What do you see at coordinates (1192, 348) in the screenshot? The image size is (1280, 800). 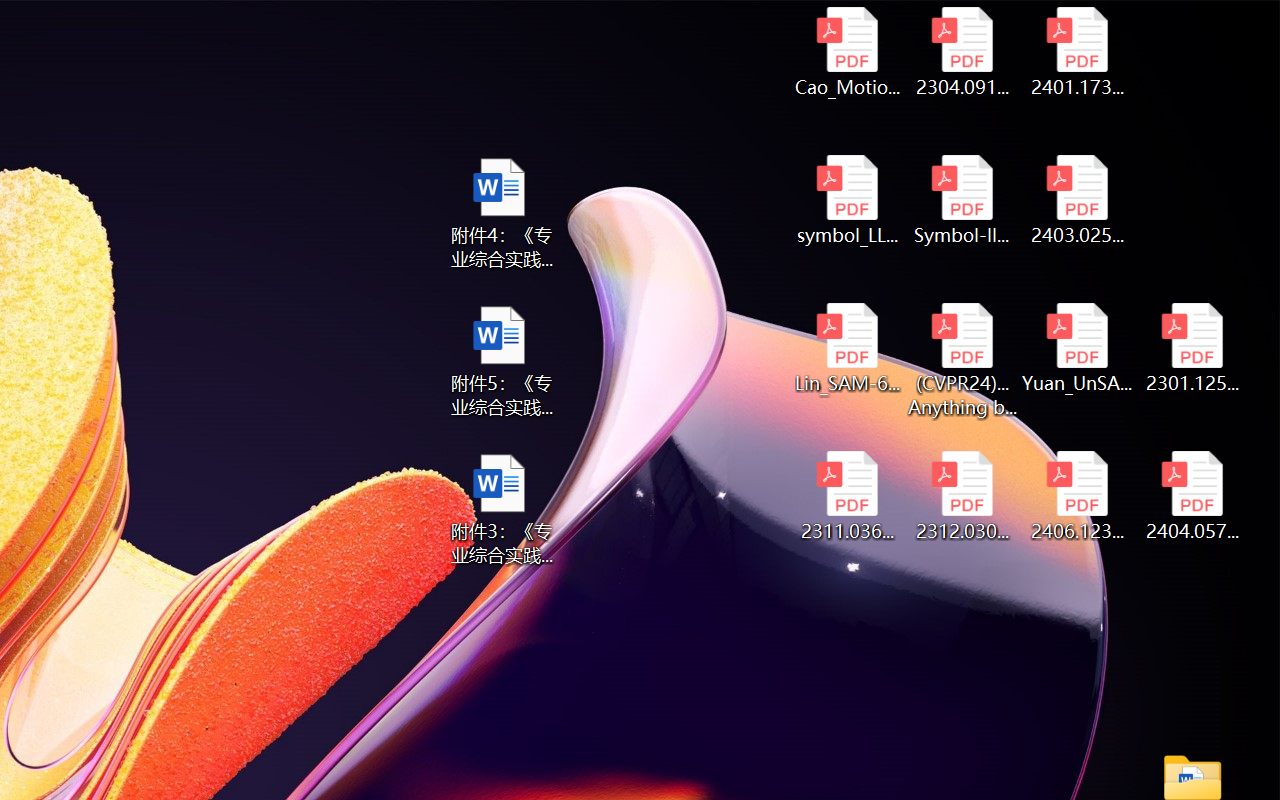 I see `'2301.12597v3.pdf'` at bounding box center [1192, 348].